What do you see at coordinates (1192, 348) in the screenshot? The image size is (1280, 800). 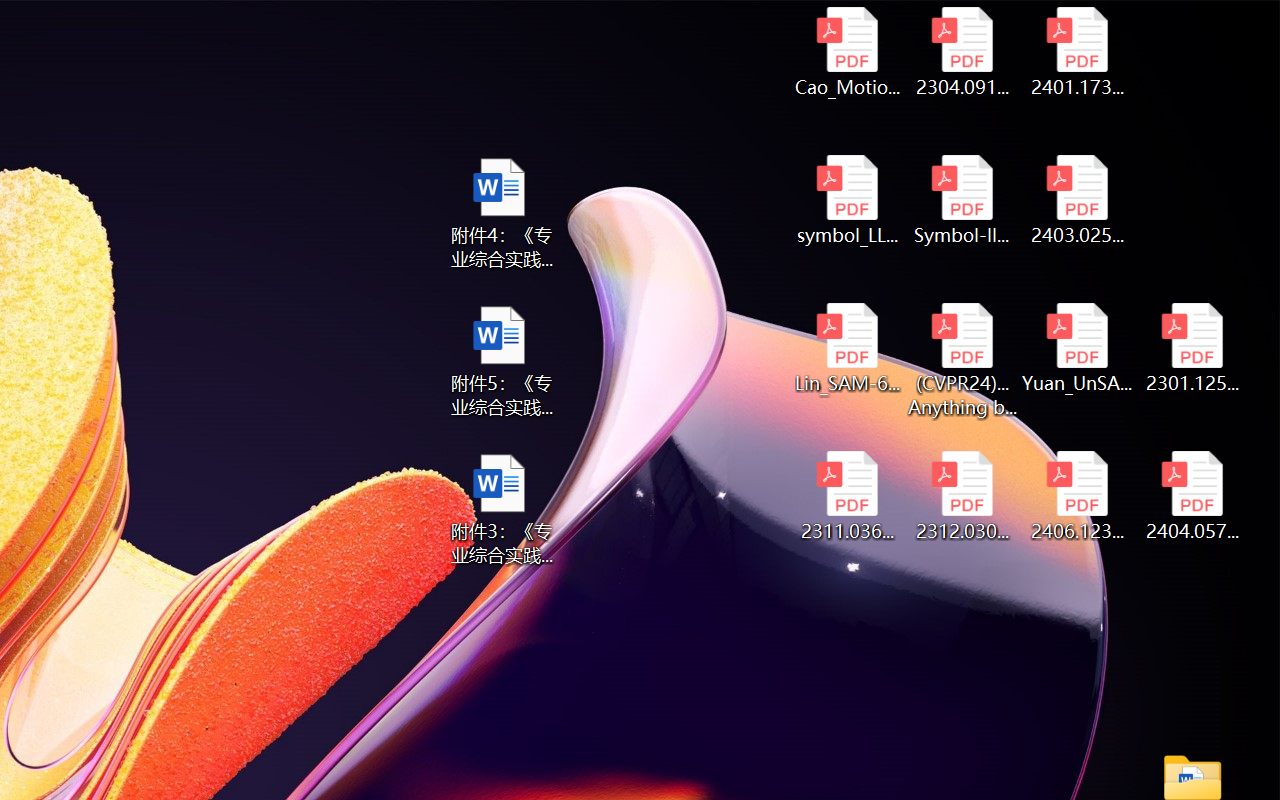 I see `'2301.12597v3.pdf'` at bounding box center [1192, 348].